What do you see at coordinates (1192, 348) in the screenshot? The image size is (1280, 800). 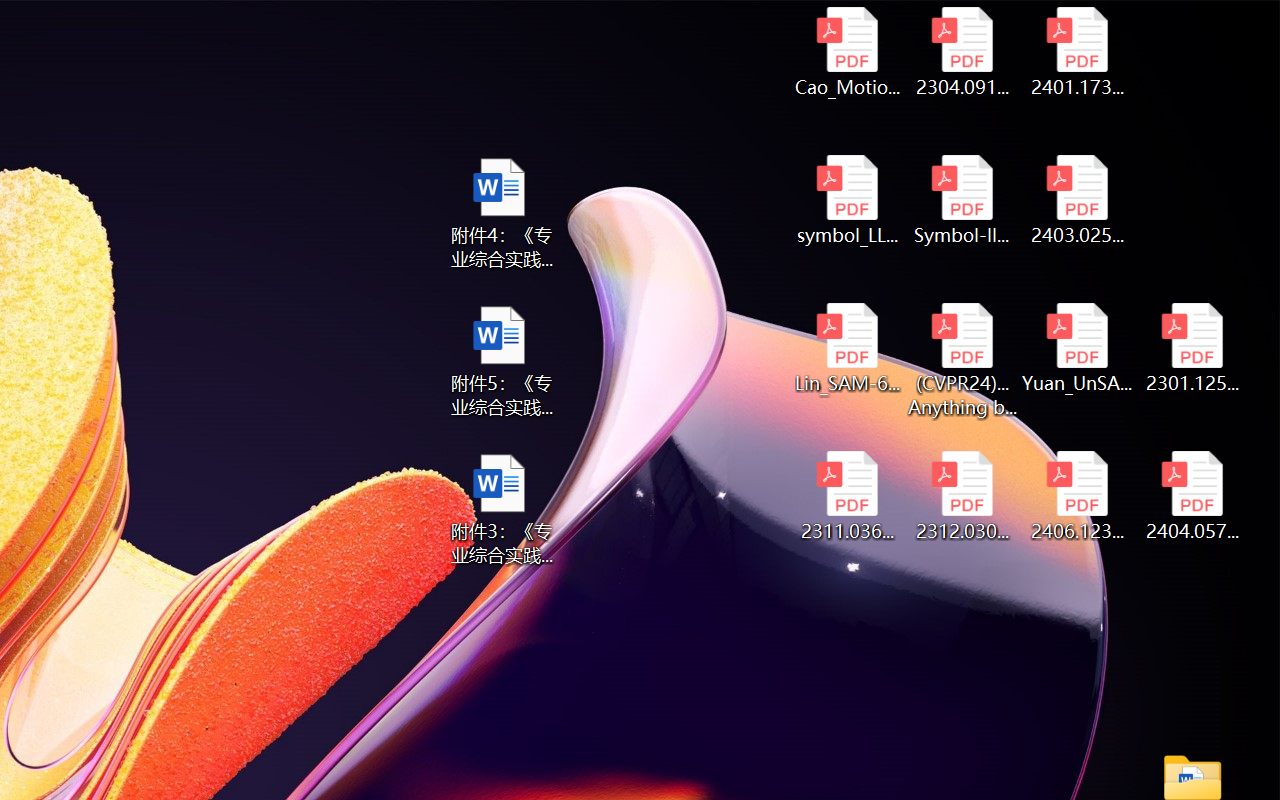 I see `'2301.12597v3.pdf'` at bounding box center [1192, 348].